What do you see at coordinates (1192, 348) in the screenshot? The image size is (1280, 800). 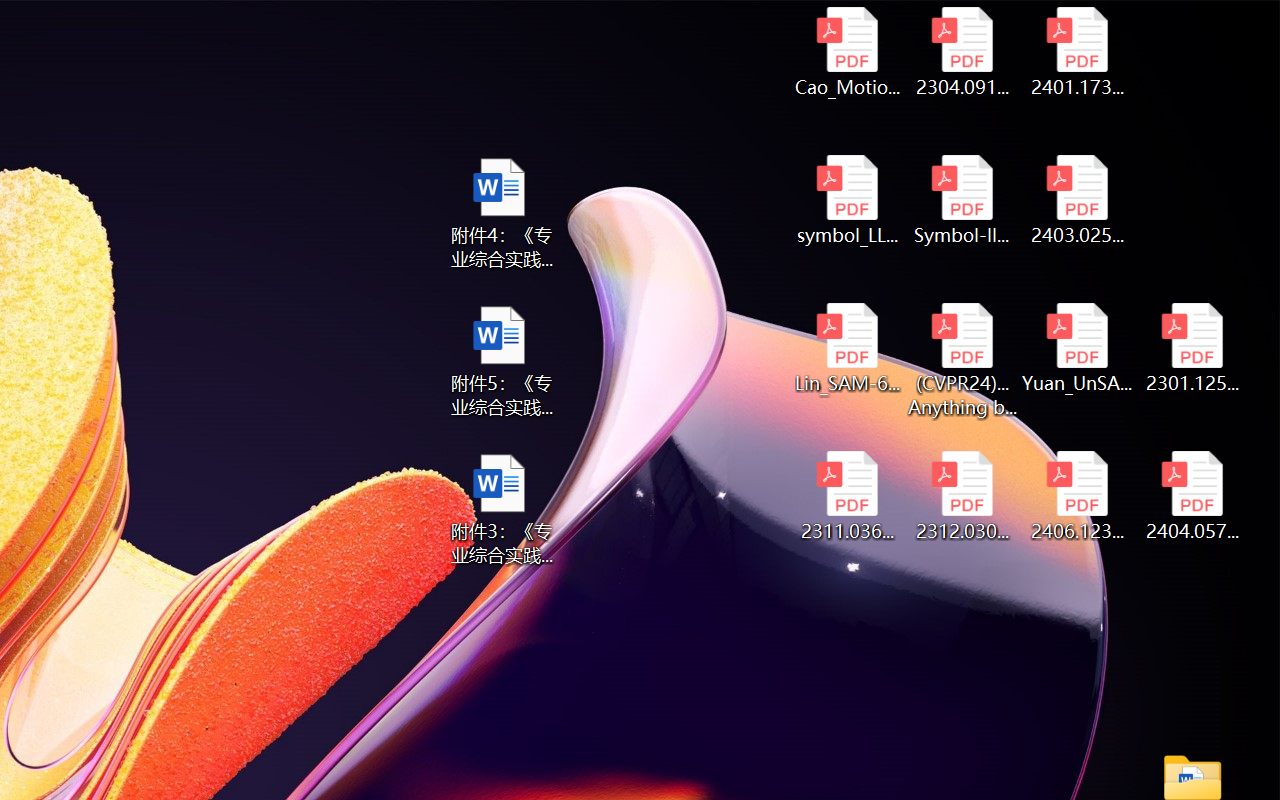 I see `'2301.12597v3.pdf'` at bounding box center [1192, 348].